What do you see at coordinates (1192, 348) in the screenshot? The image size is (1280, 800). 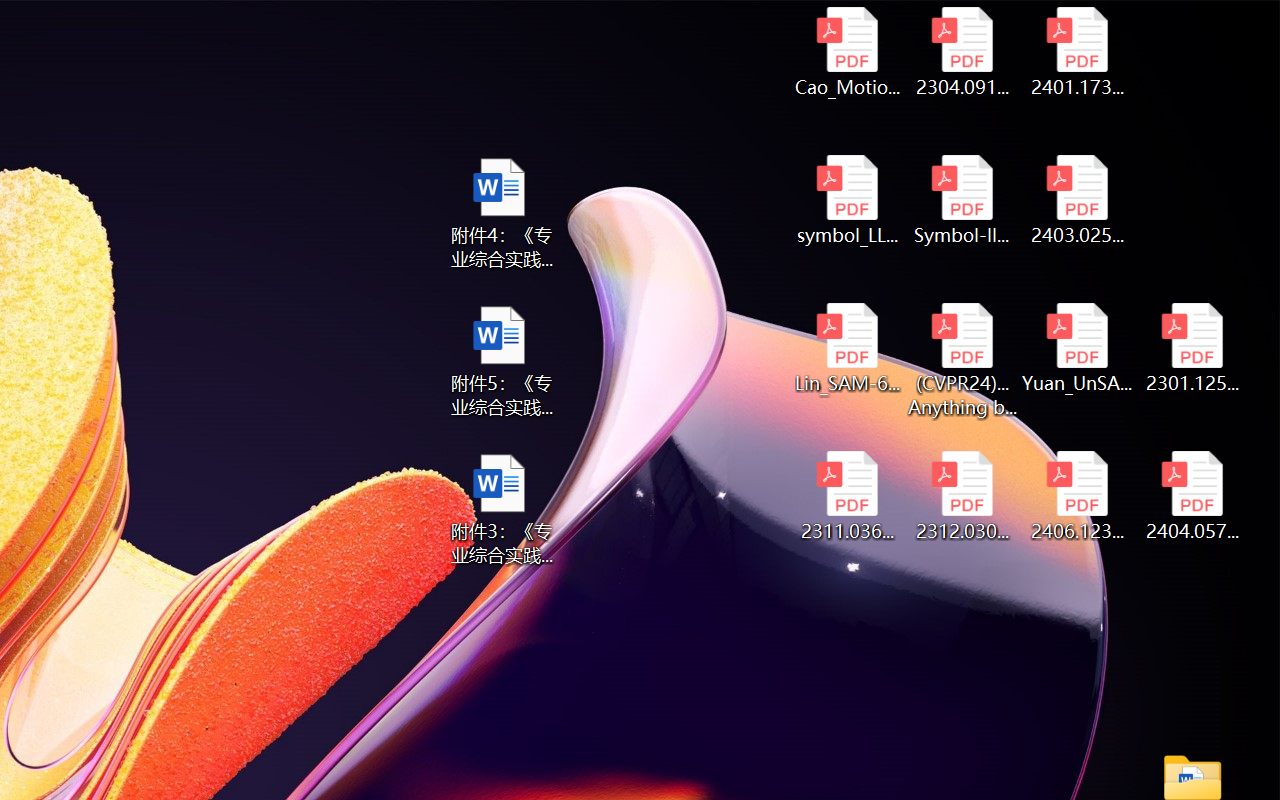 I see `'2301.12597v3.pdf'` at bounding box center [1192, 348].